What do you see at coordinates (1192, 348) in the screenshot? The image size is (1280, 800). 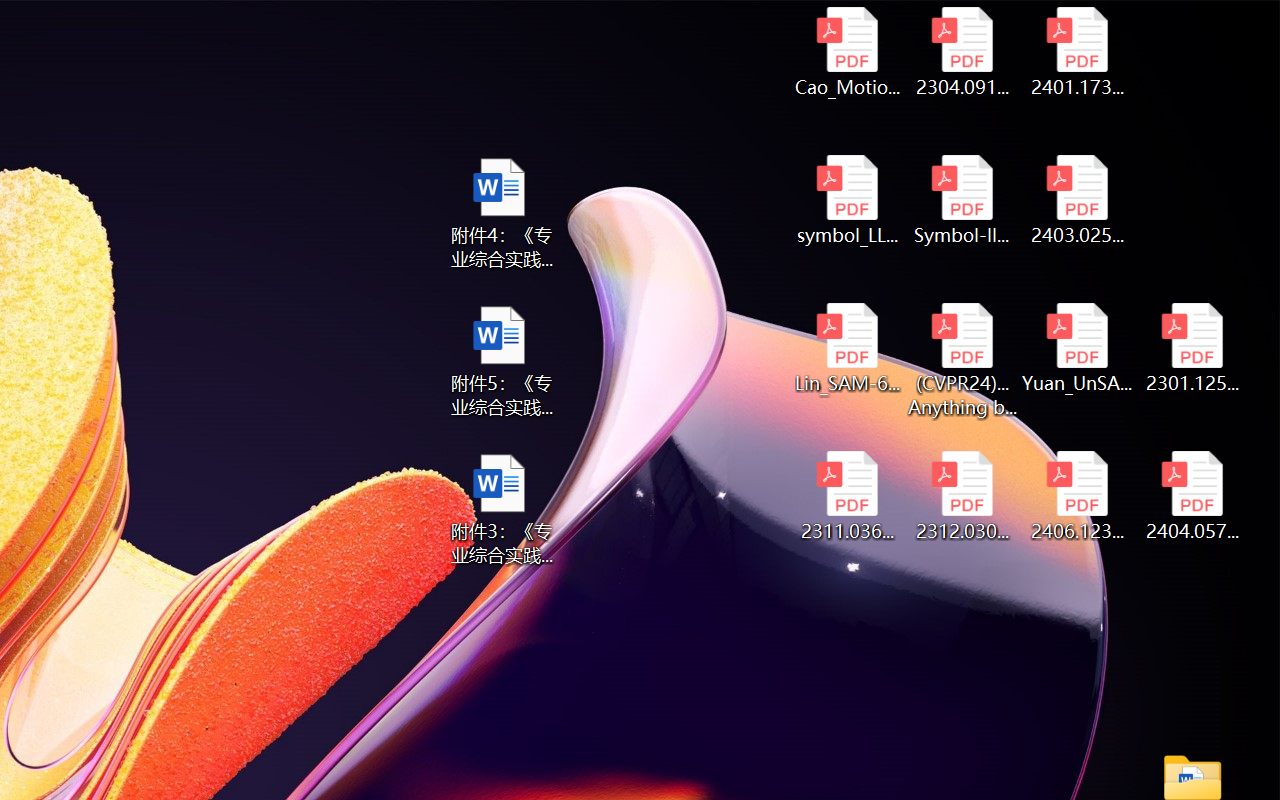 I see `'2301.12597v3.pdf'` at bounding box center [1192, 348].